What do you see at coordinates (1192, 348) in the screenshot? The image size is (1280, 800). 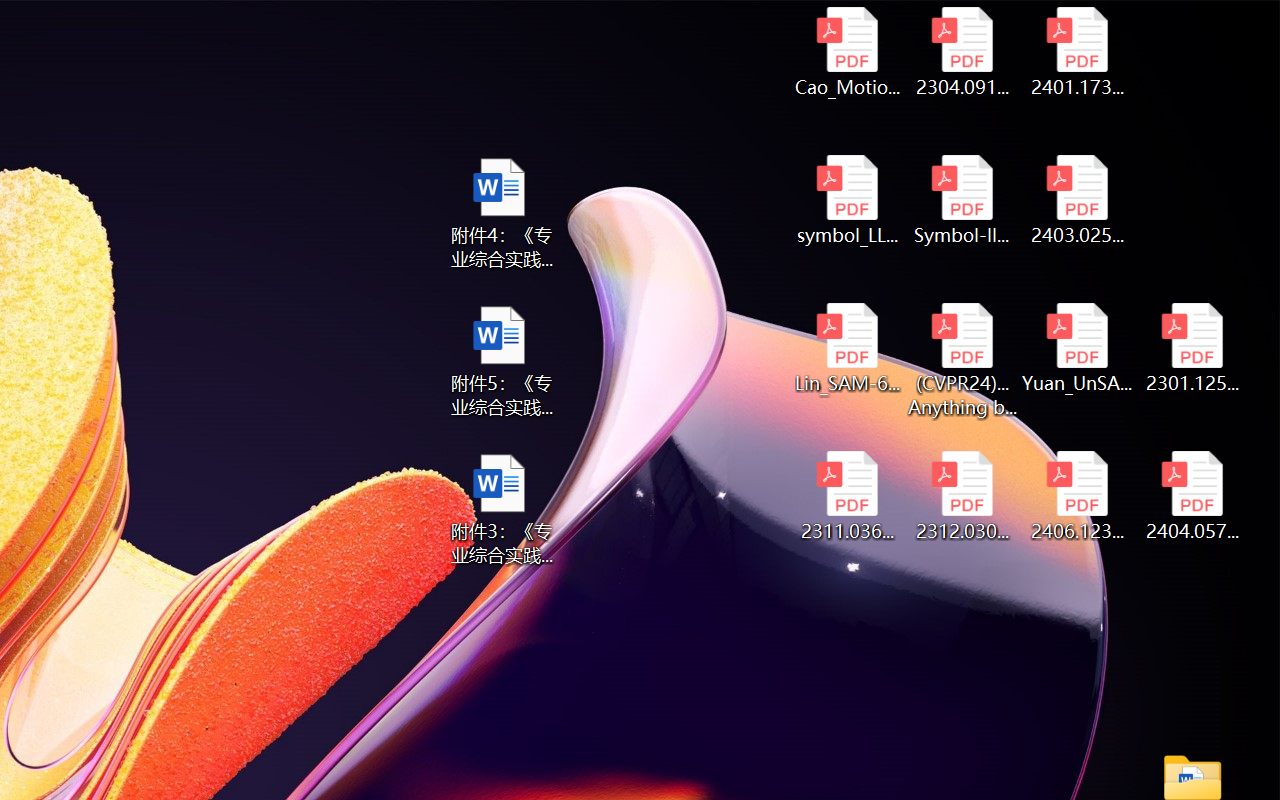 I see `'2301.12597v3.pdf'` at bounding box center [1192, 348].